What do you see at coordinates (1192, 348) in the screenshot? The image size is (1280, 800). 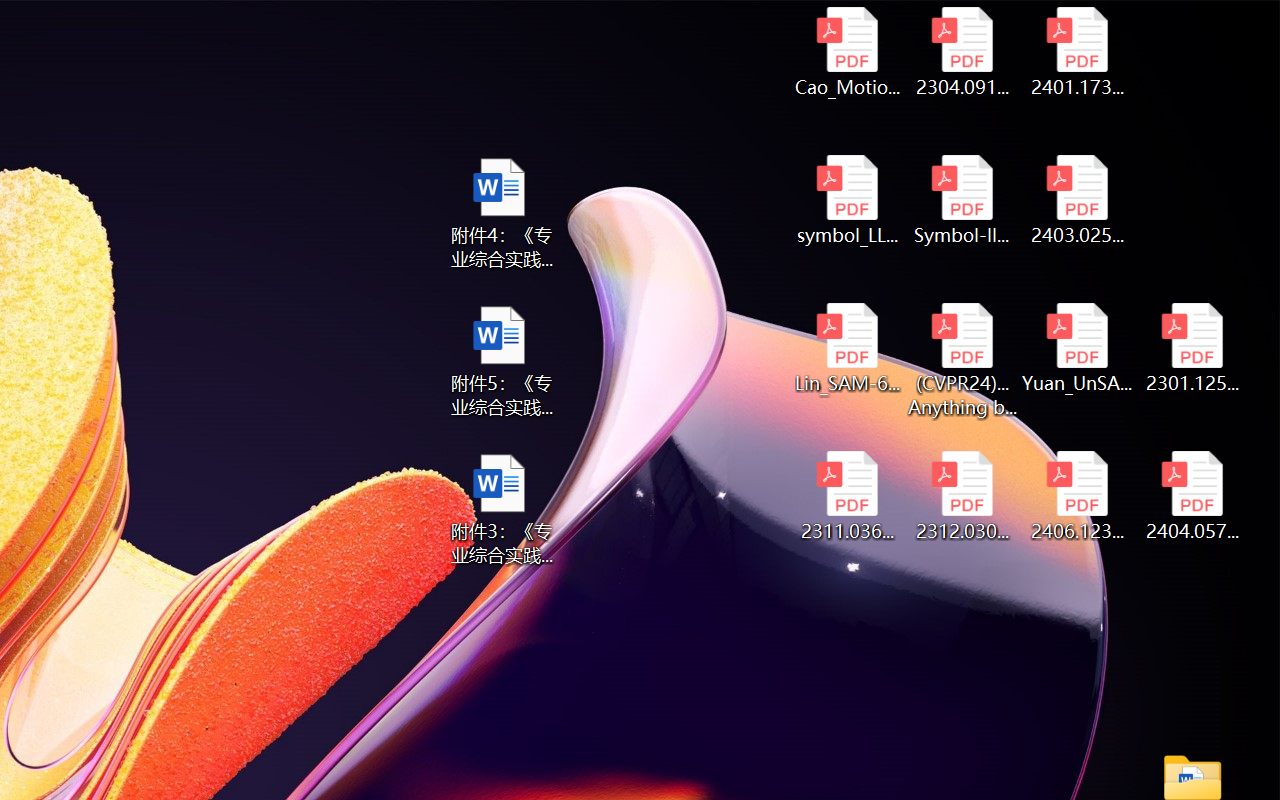 I see `'2301.12597v3.pdf'` at bounding box center [1192, 348].